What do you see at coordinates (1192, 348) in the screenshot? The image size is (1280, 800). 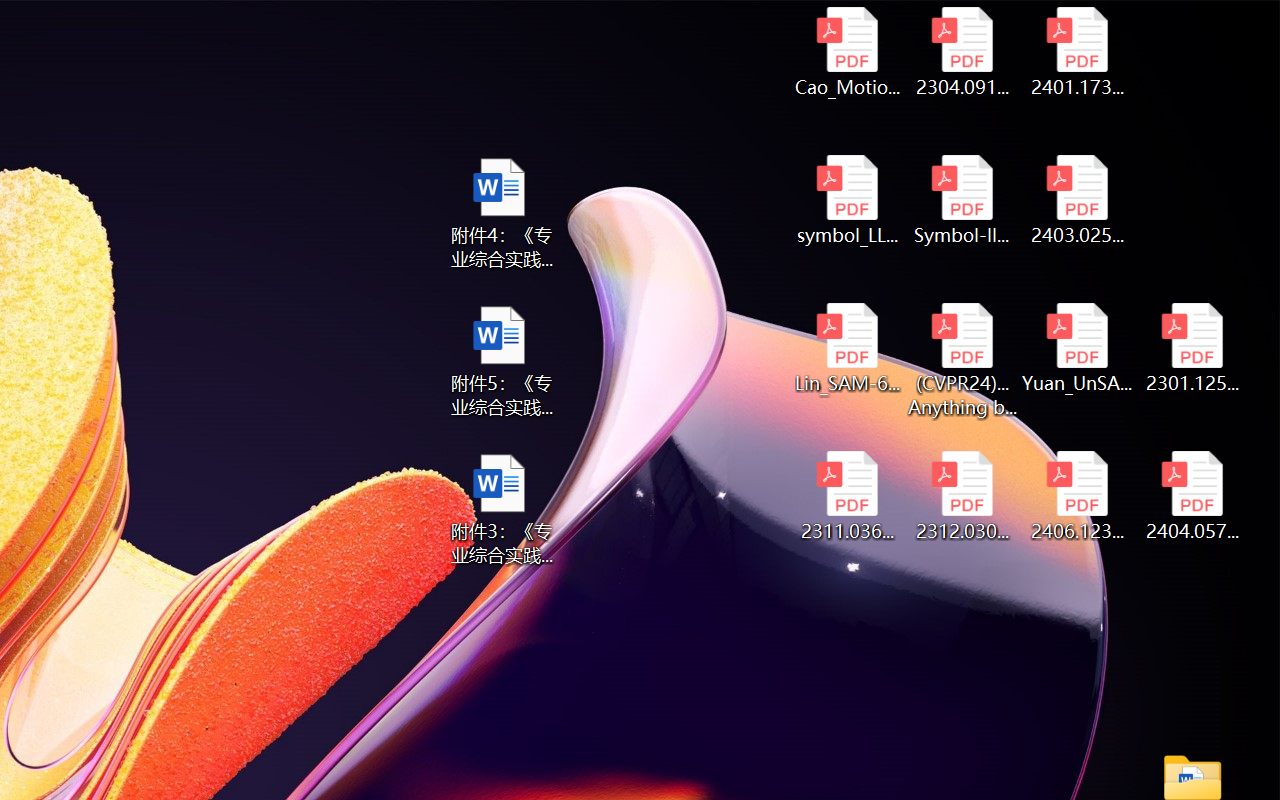 I see `'2301.12597v3.pdf'` at bounding box center [1192, 348].